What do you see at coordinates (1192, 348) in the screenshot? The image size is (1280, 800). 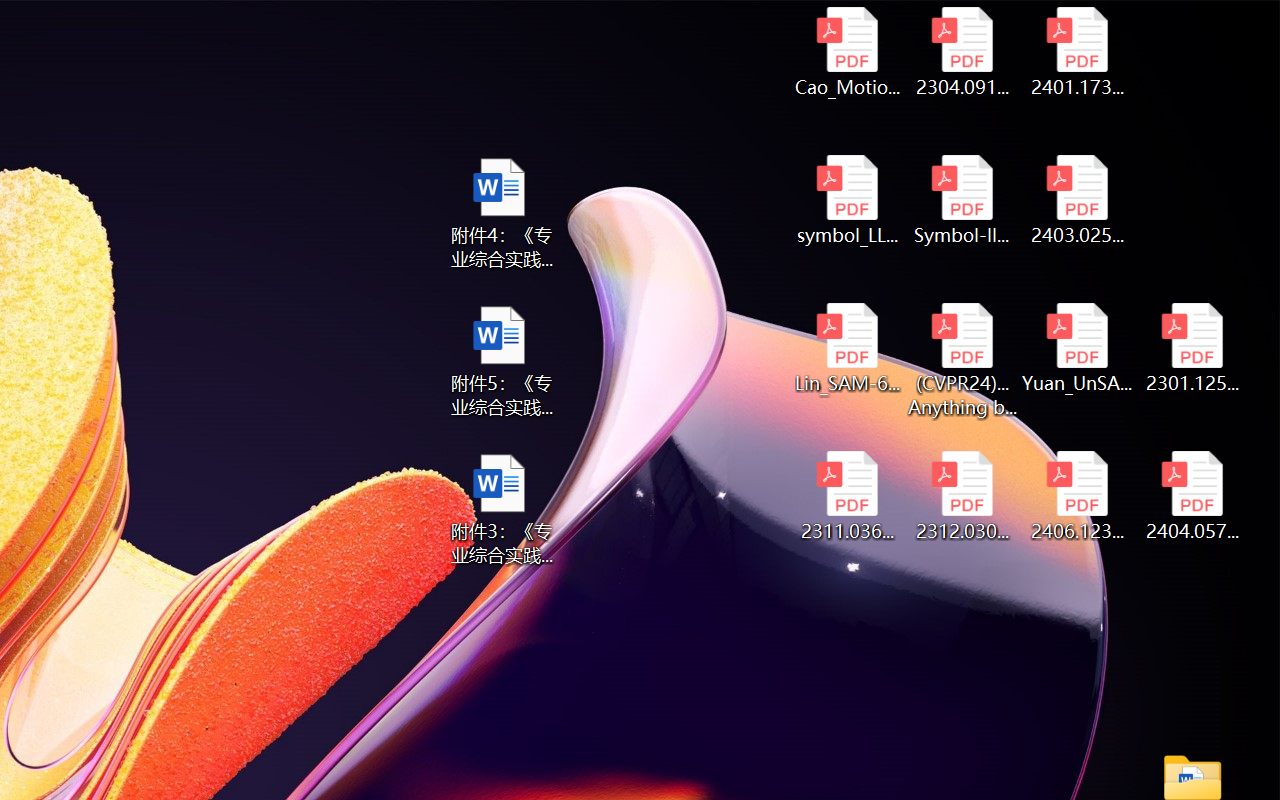 I see `'2301.12597v3.pdf'` at bounding box center [1192, 348].